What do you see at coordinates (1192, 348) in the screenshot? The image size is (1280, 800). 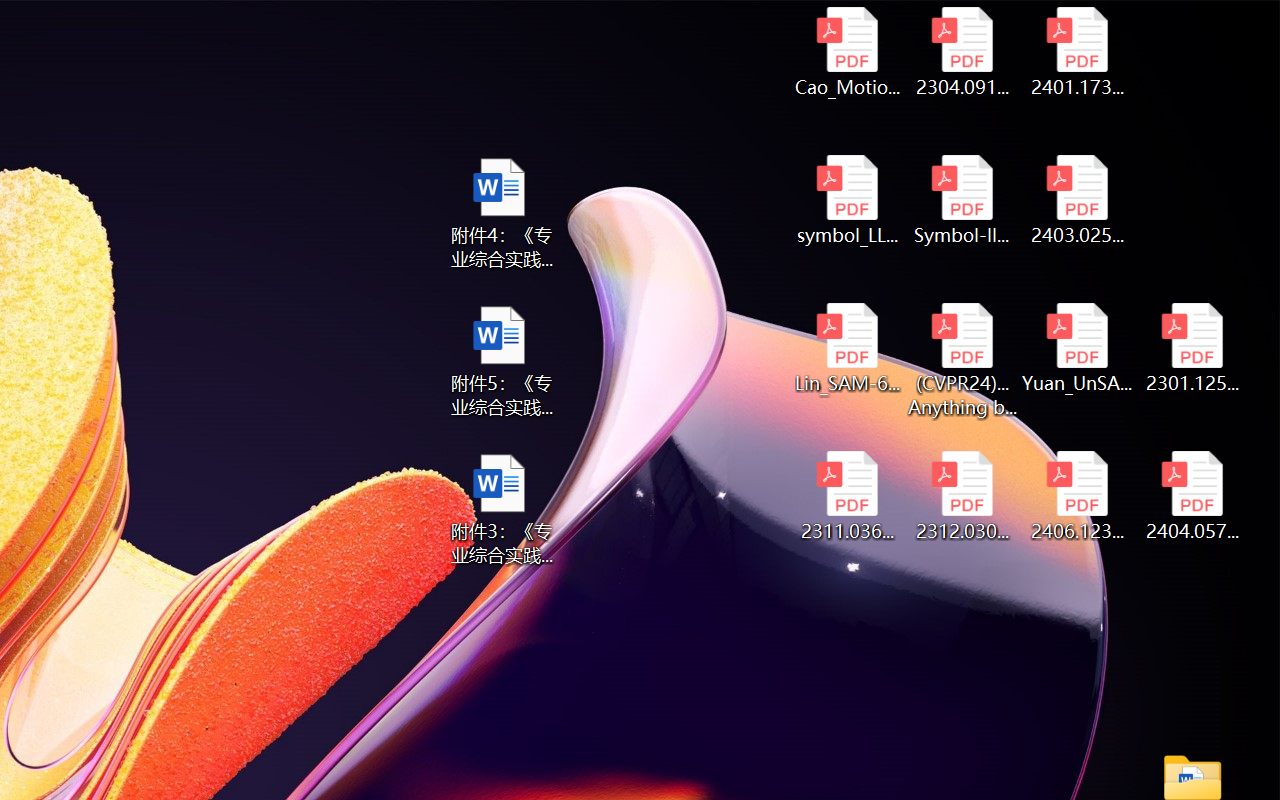 I see `'2301.12597v3.pdf'` at bounding box center [1192, 348].